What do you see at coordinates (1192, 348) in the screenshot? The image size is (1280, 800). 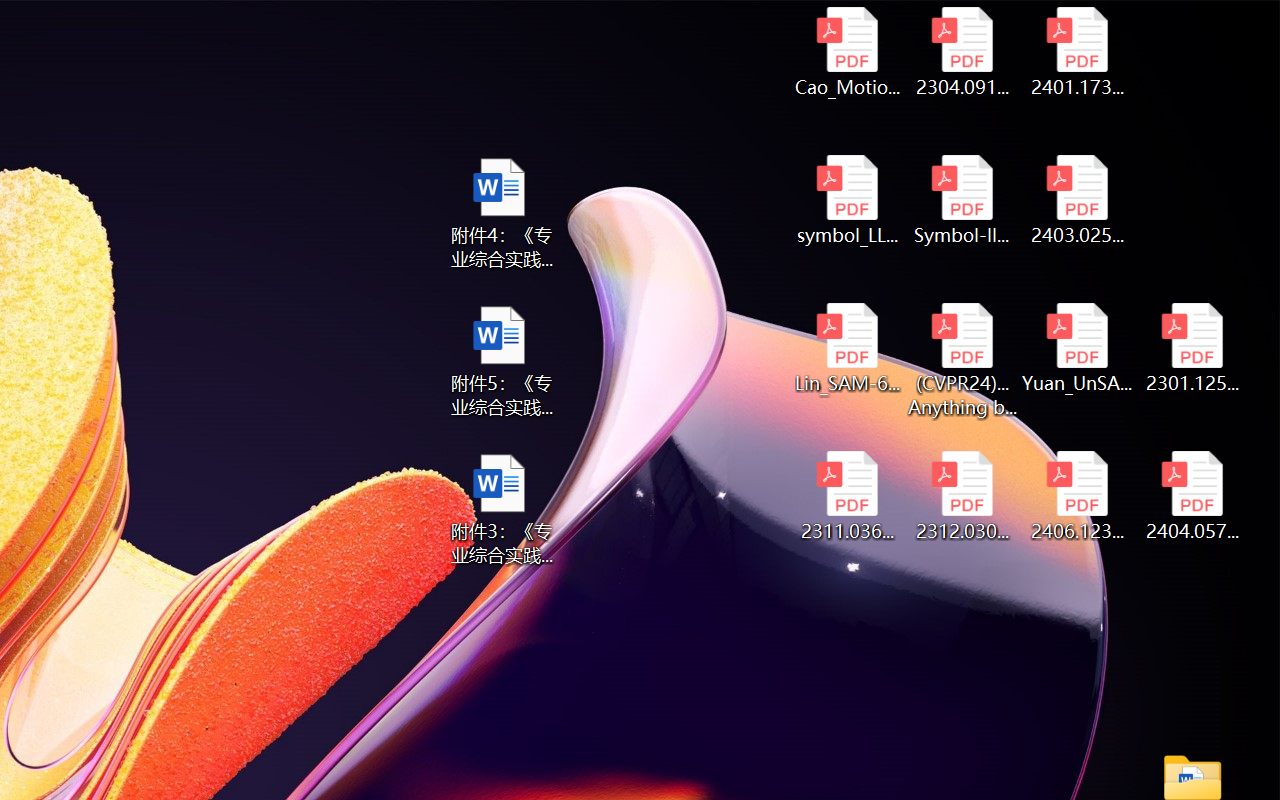 I see `'2301.12597v3.pdf'` at bounding box center [1192, 348].